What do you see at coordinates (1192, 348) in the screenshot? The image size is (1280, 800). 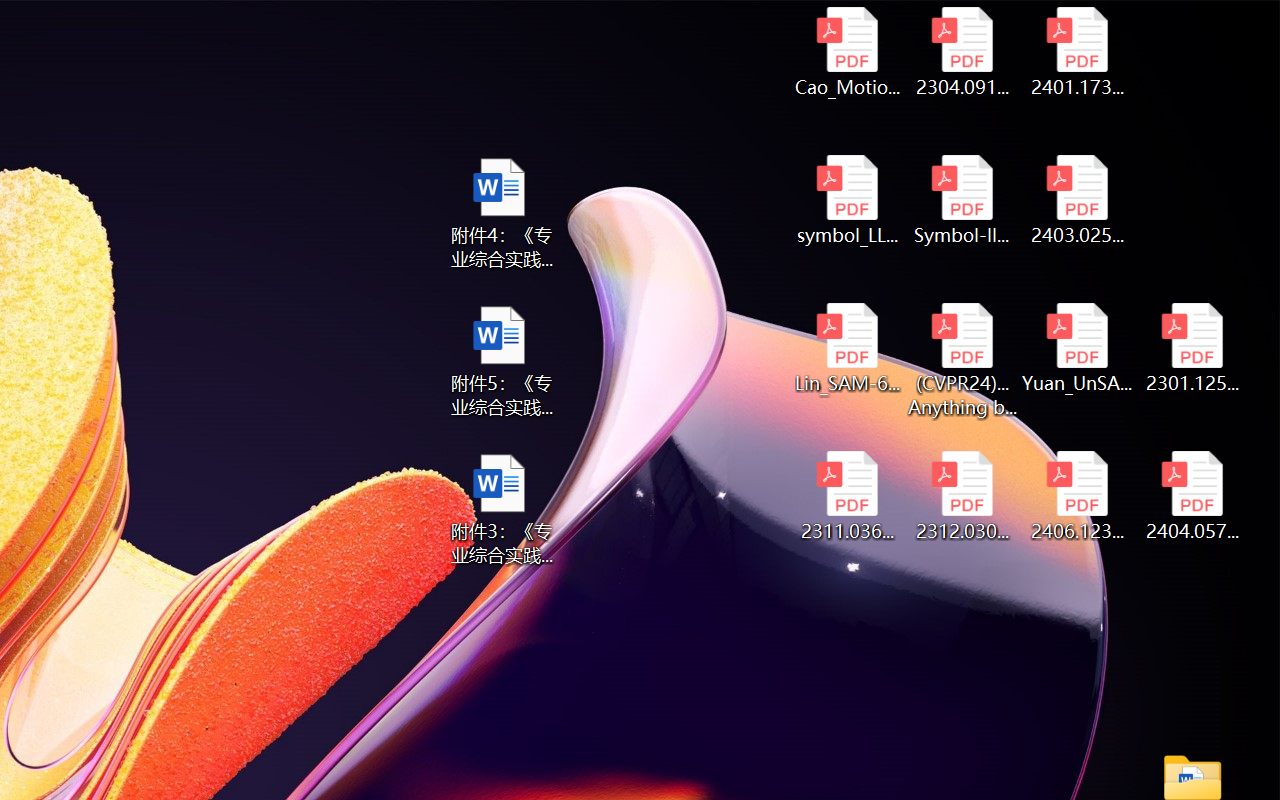 I see `'2301.12597v3.pdf'` at bounding box center [1192, 348].